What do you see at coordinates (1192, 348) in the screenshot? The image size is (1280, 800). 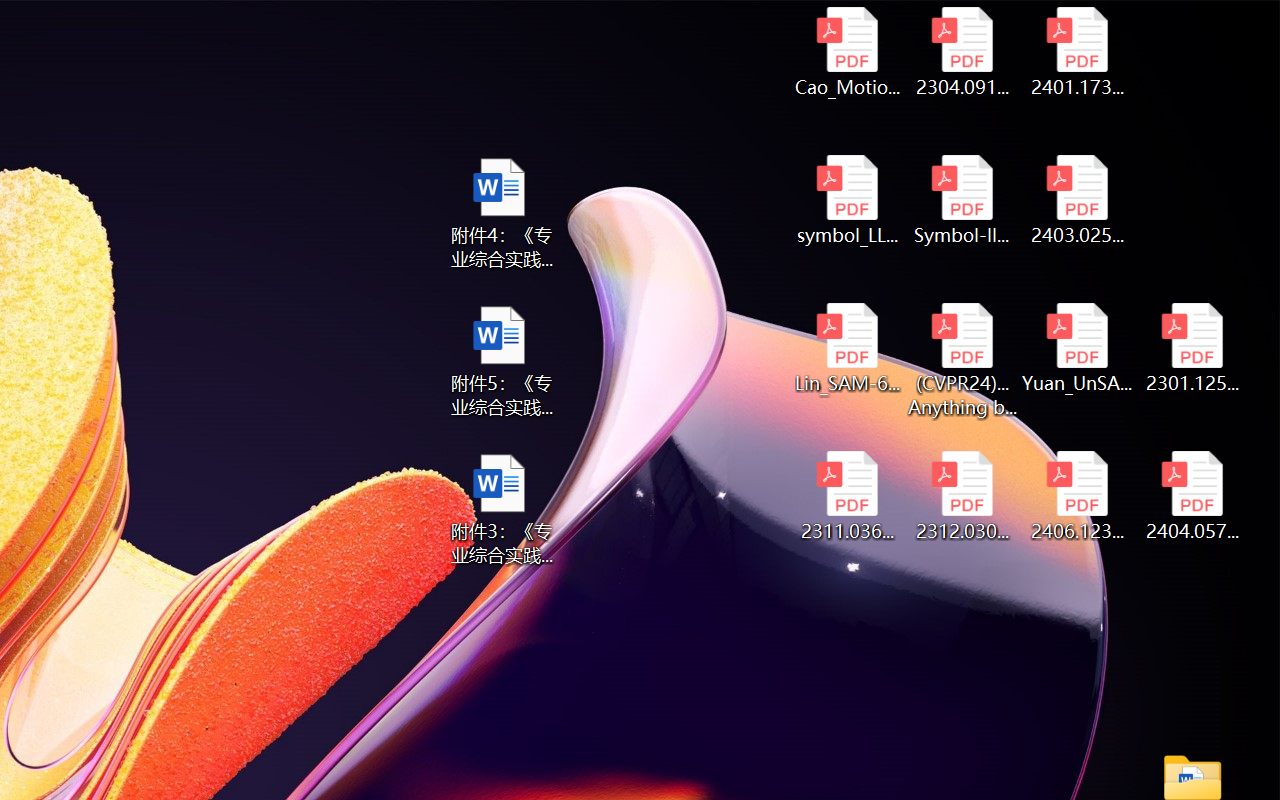 I see `'2301.12597v3.pdf'` at bounding box center [1192, 348].